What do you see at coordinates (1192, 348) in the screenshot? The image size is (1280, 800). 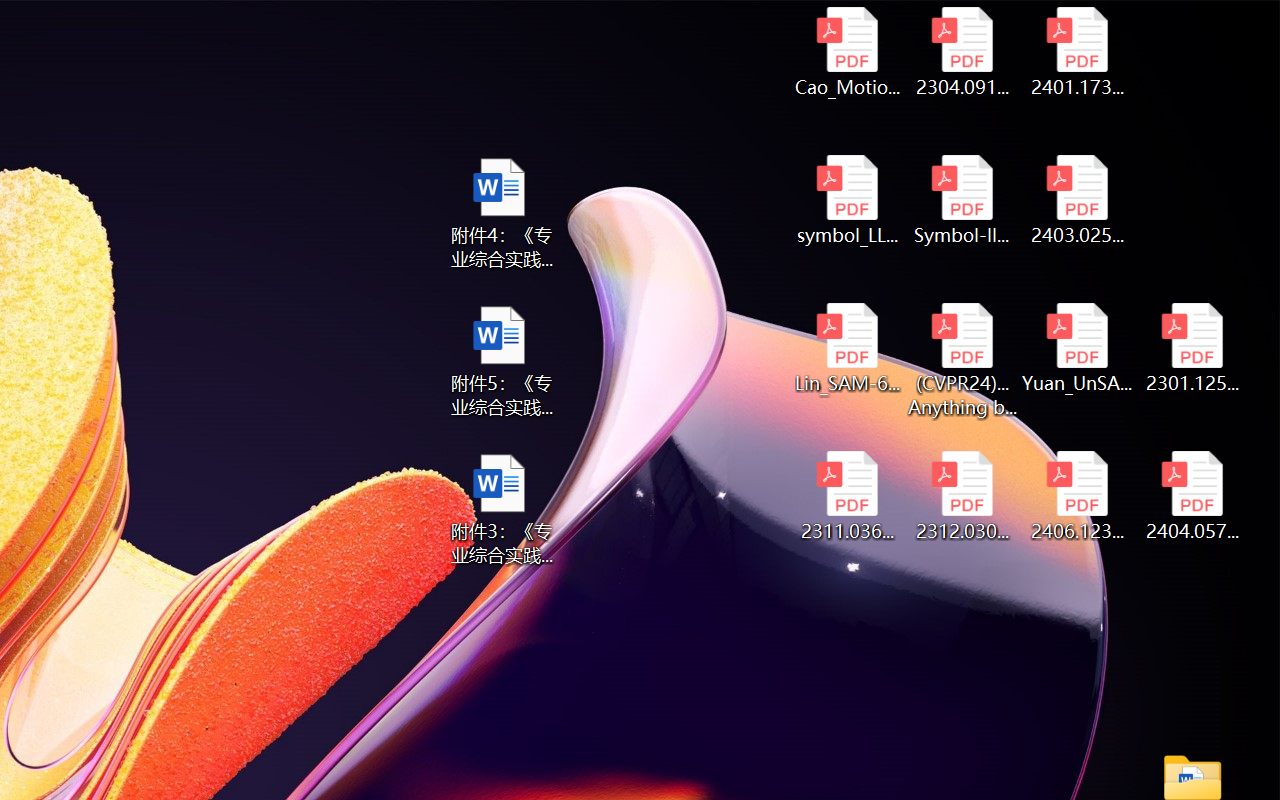 I see `'2301.12597v3.pdf'` at bounding box center [1192, 348].